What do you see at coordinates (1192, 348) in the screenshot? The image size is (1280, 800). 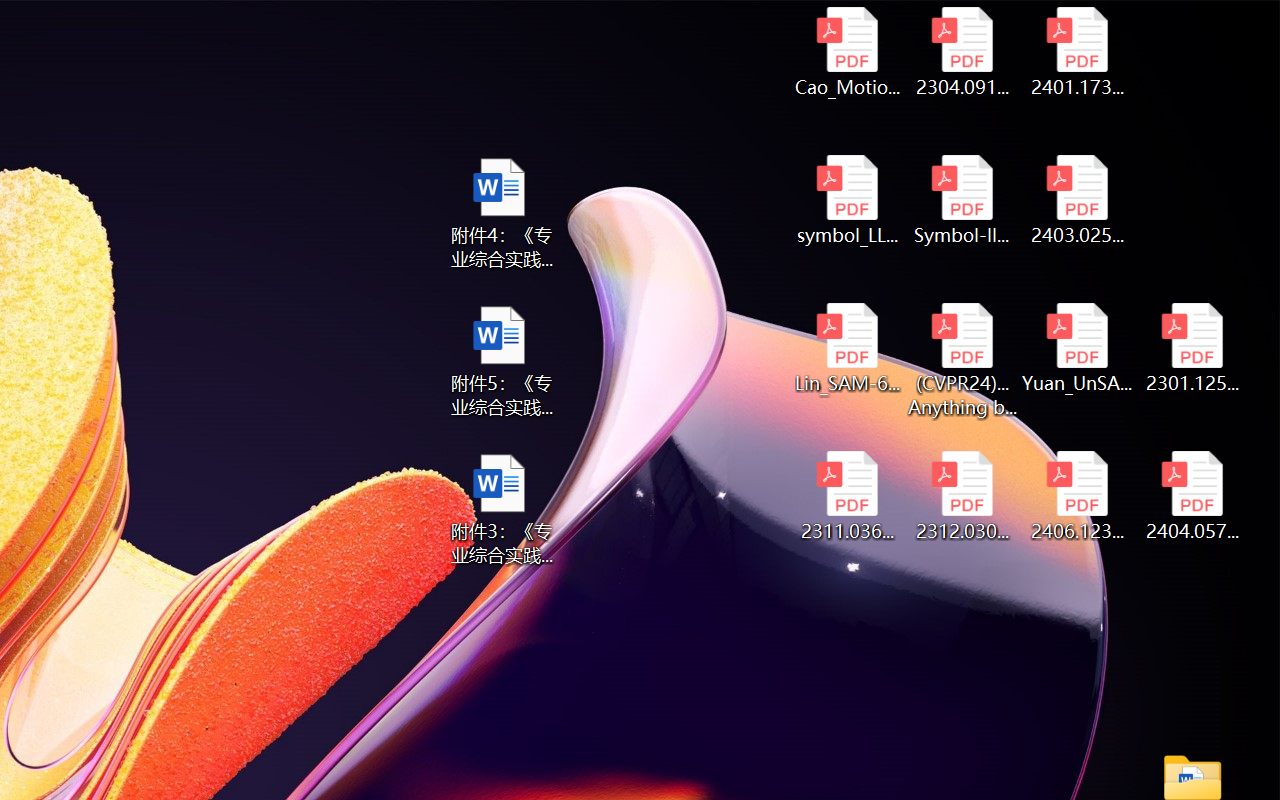 I see `'2301.12597v3.pdf'` at bounding box center [1192, 348].